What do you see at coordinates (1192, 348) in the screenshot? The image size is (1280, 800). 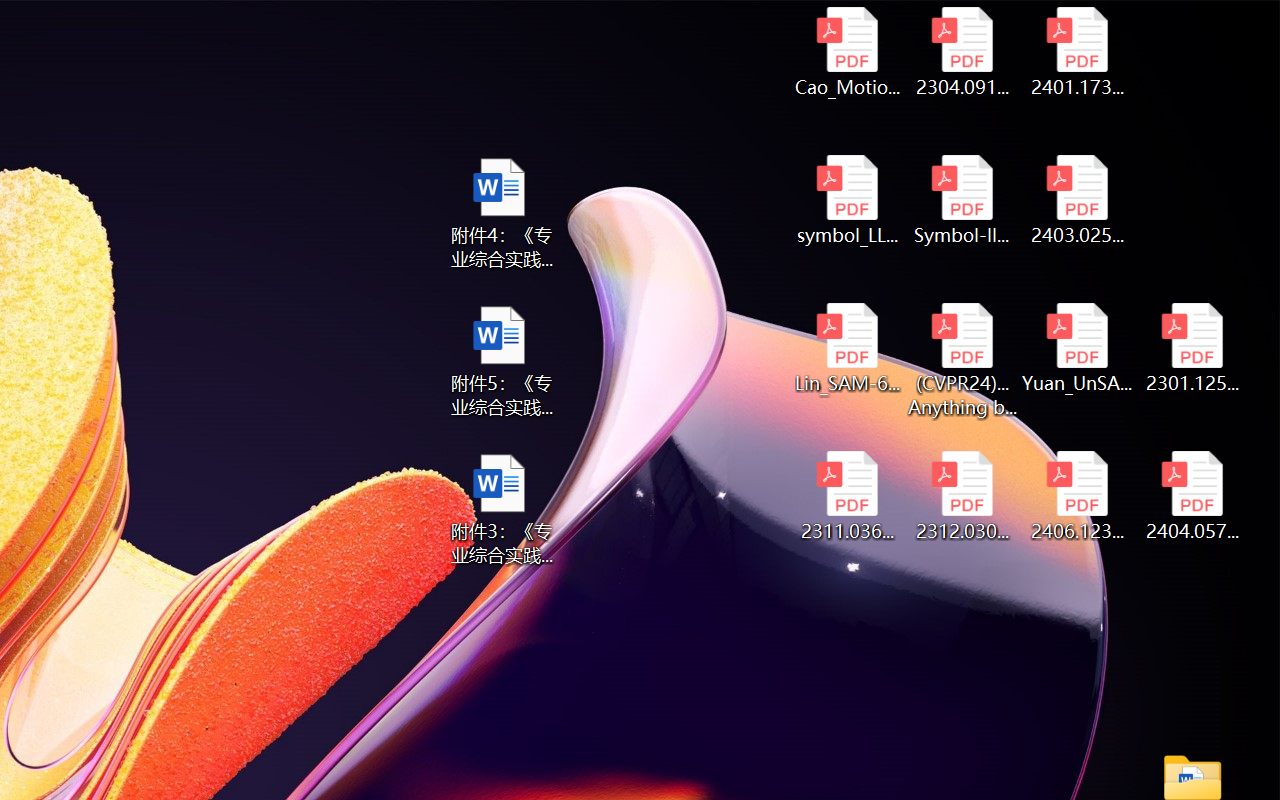 I see `'2301.12597v3.pdf'` at bounding box center [1192, 348].